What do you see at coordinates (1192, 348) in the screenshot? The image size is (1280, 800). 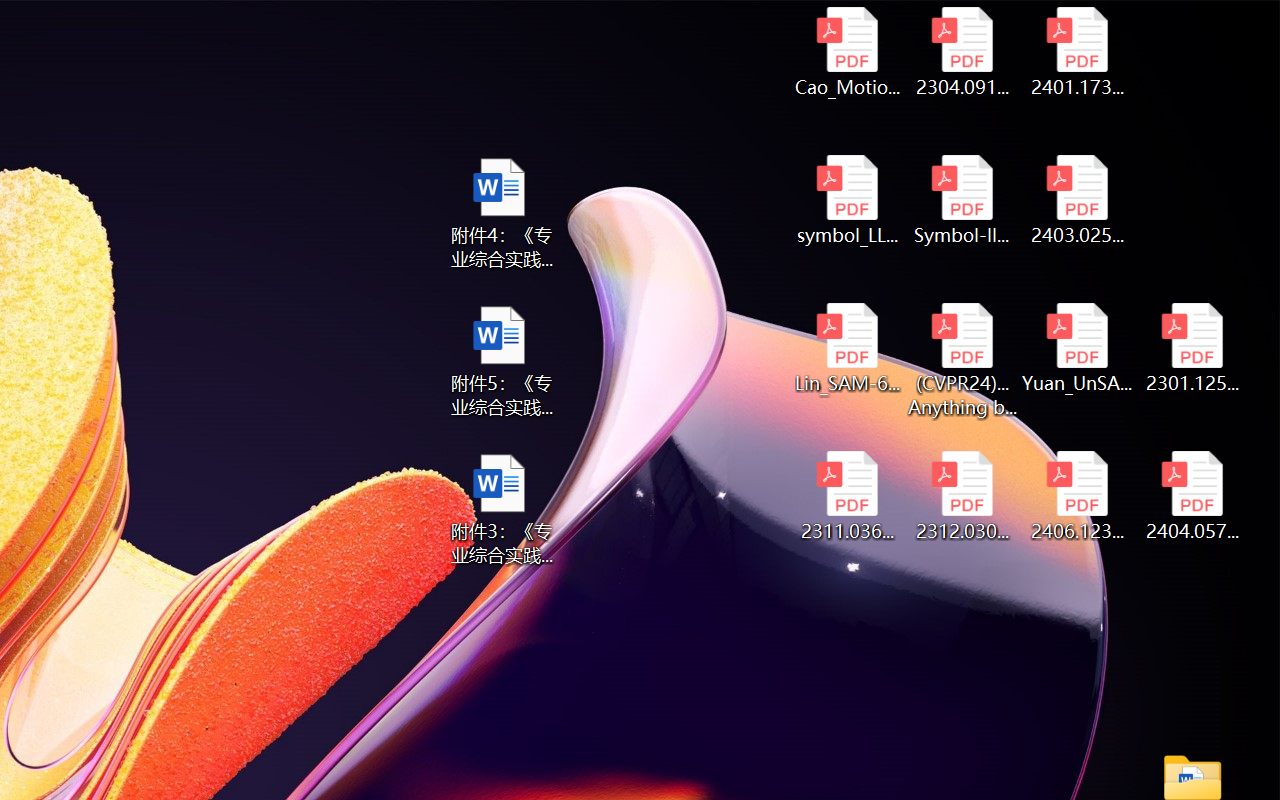 I see `'2301.12597v3.pdf'` at bounding box center [1192, 348].